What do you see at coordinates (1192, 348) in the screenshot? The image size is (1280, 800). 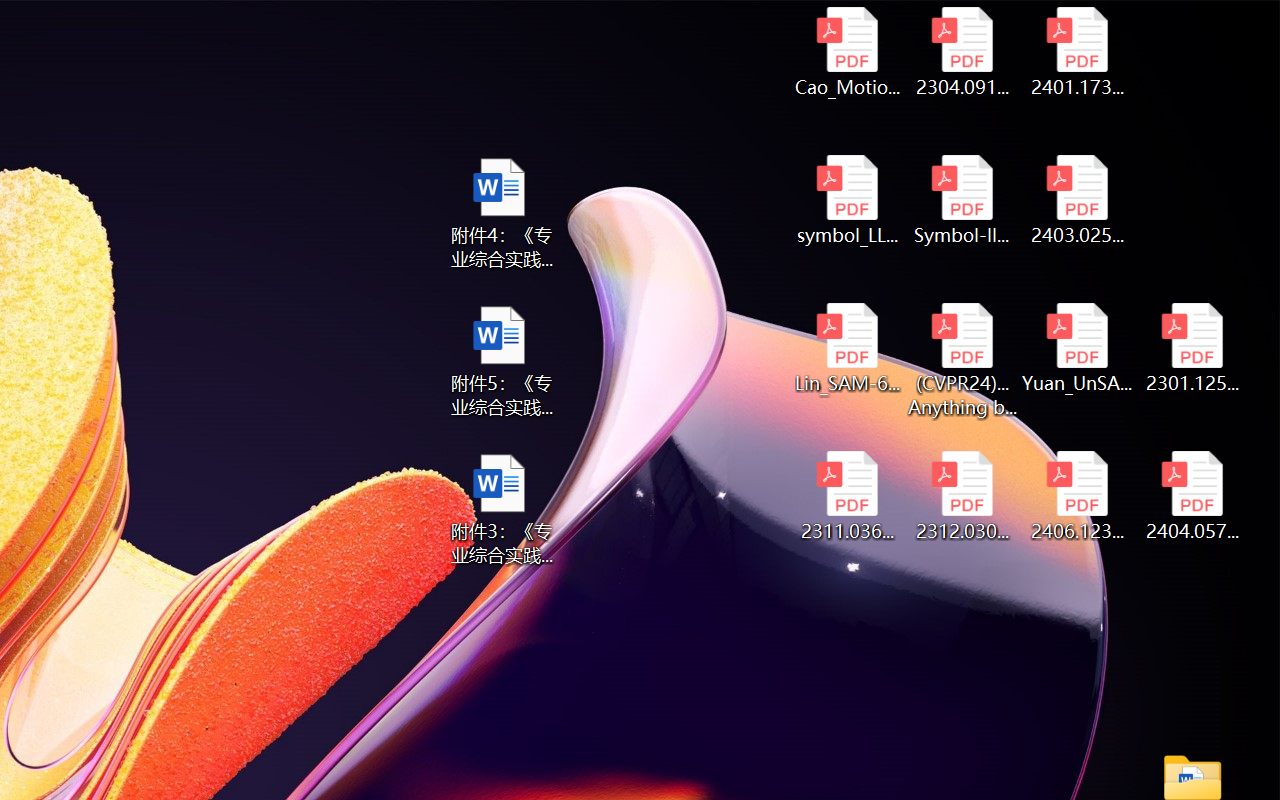 I see `'2301.12597v3.pdf'` at bounding box center [1192, 348].